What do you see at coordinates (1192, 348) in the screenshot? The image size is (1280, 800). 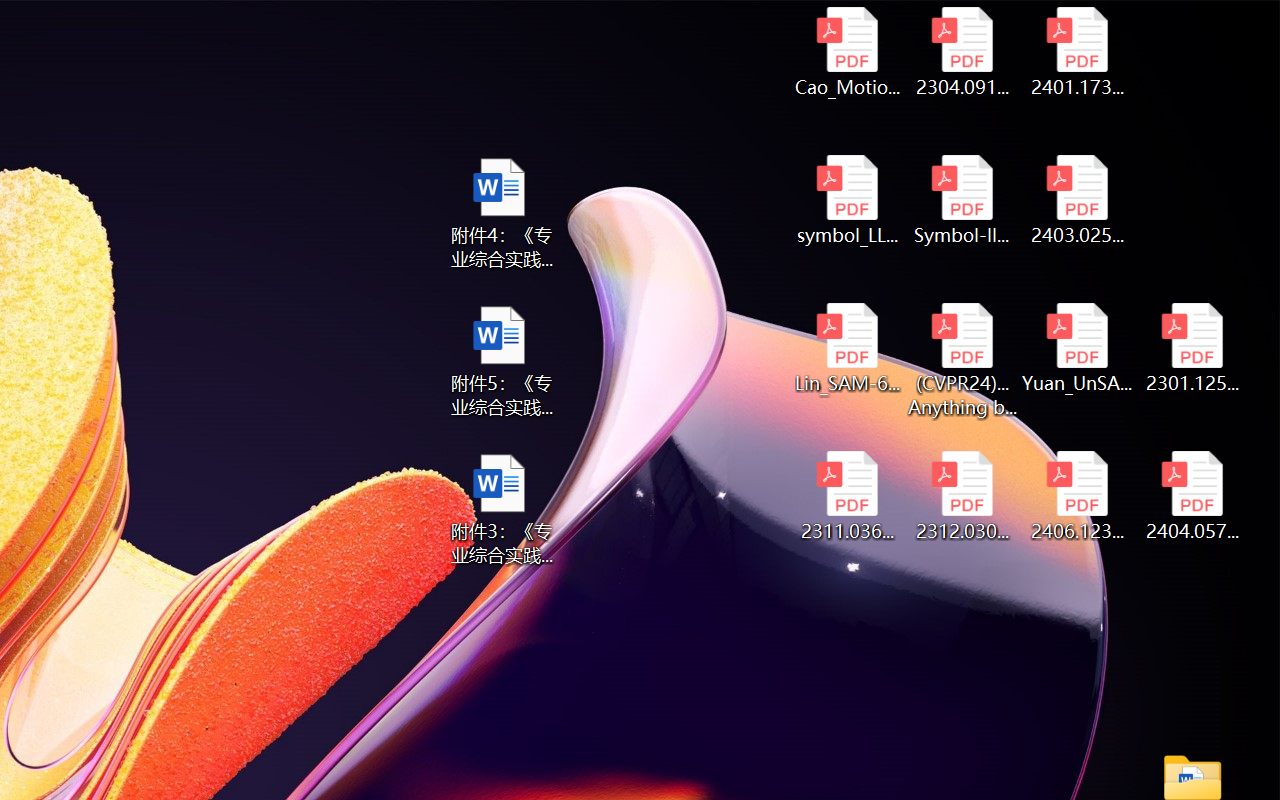 I see `'2301.12597v3.pdf'` at bounding box center [1192, 348].